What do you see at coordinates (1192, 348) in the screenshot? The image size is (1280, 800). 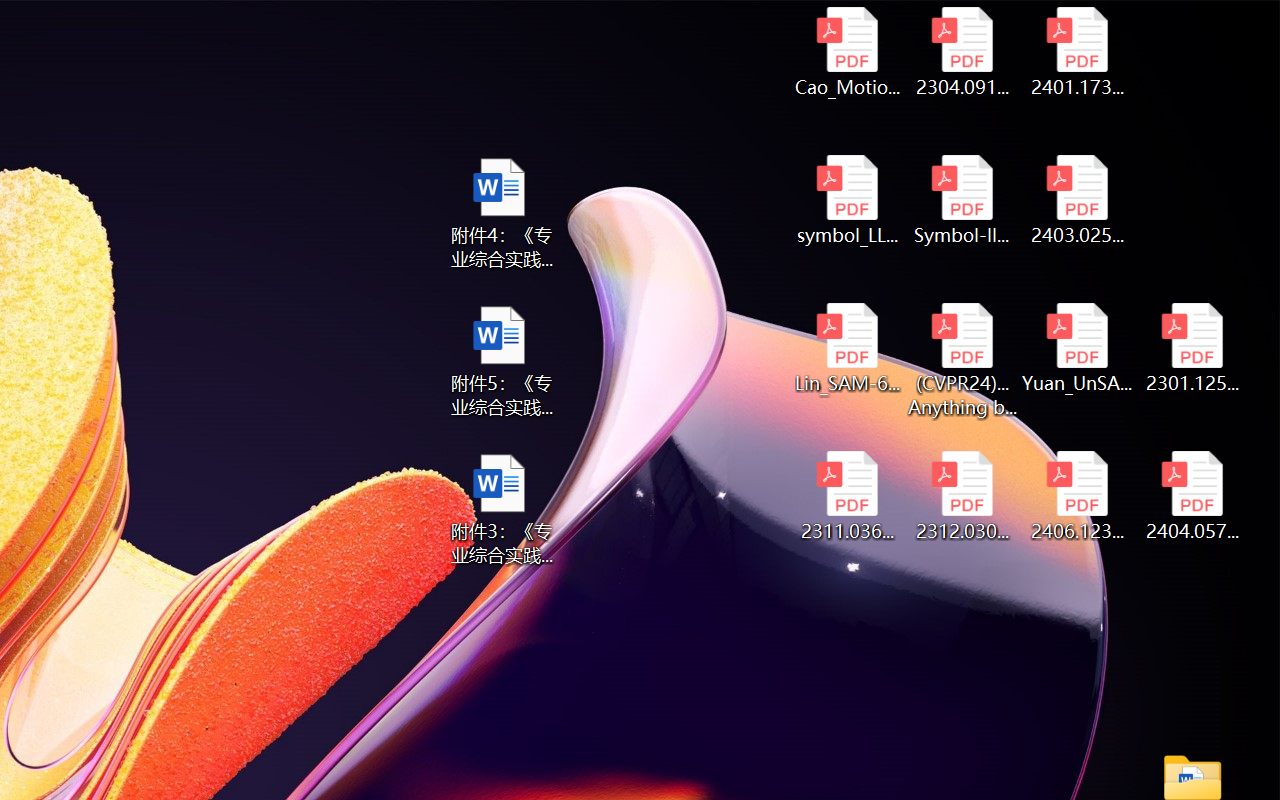 I see `'2301.12597v3.pdf'` at bounding box center [1192, 348].